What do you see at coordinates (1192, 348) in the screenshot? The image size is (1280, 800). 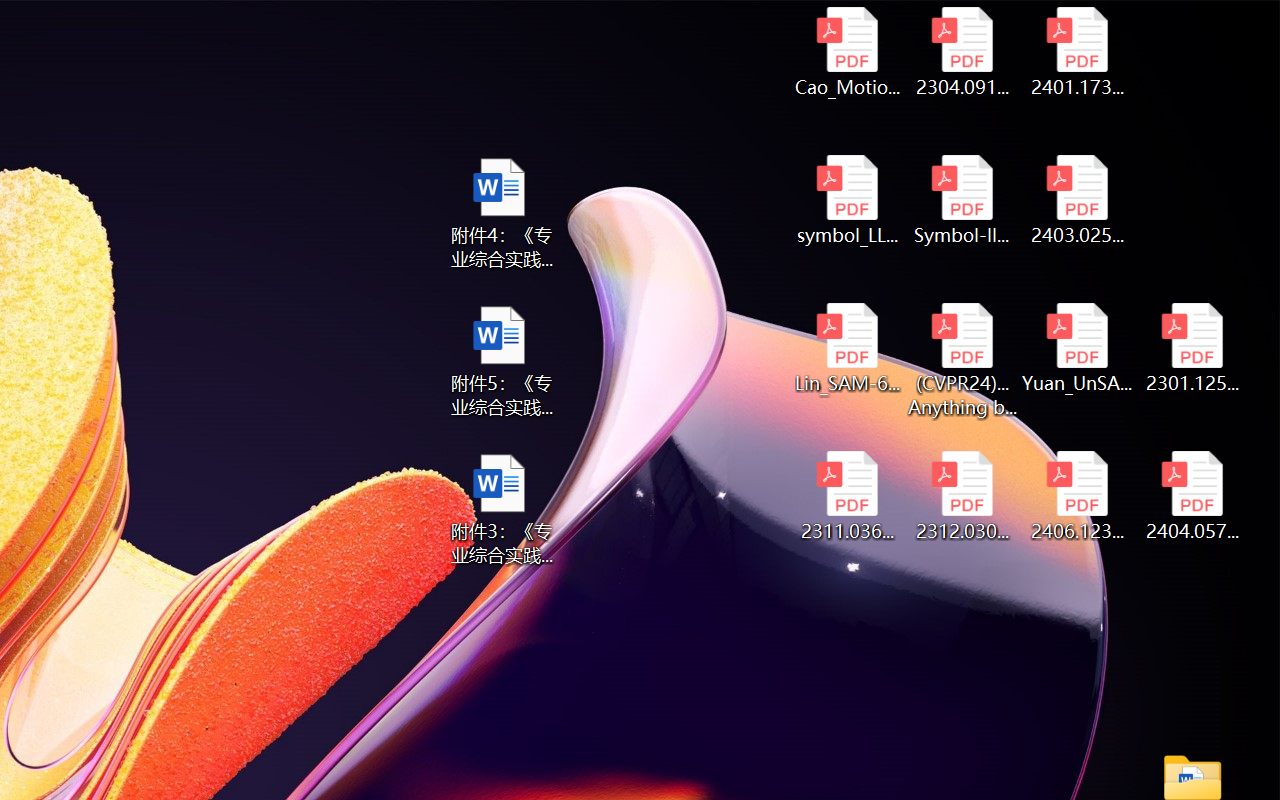 I see `'2301.12597v3.pdf'` at bounding box center [1192, 348].